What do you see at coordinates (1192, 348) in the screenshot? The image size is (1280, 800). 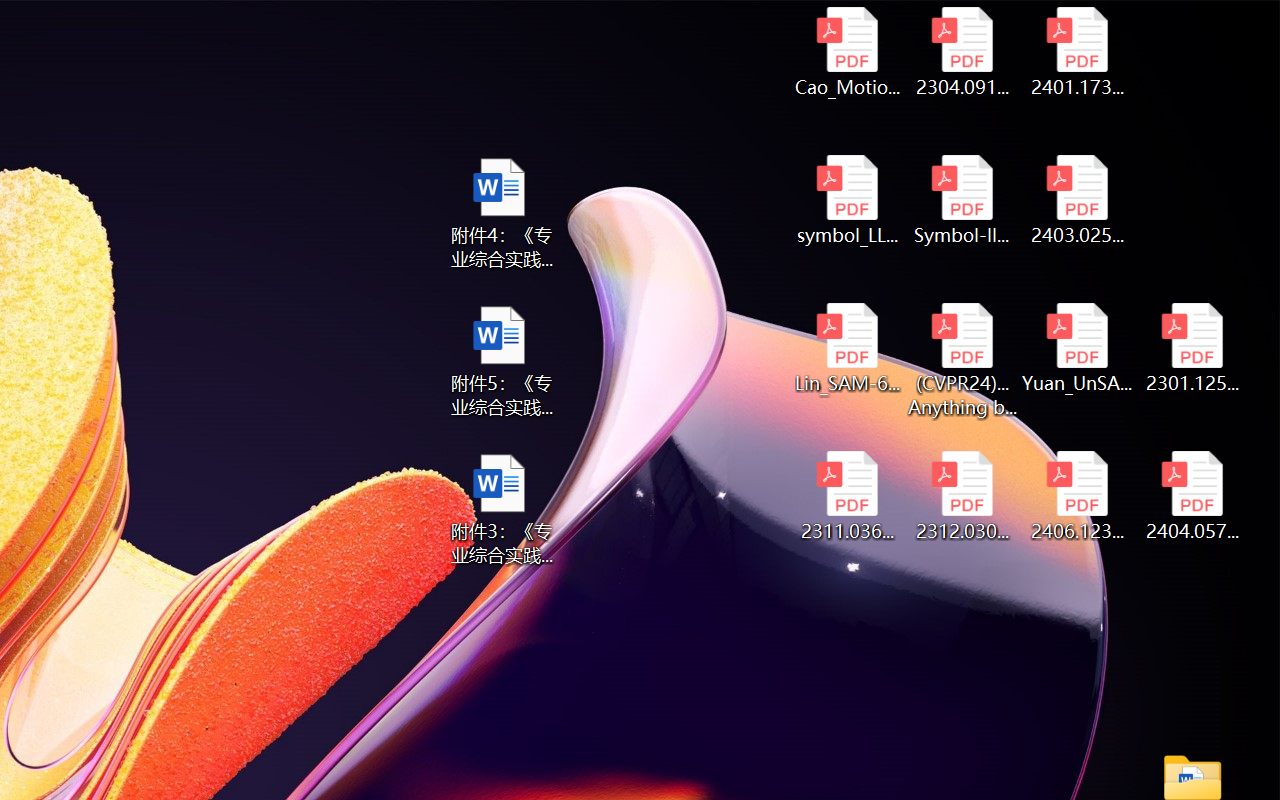 I see `'2301.12597v3.pdf'` at bounding box center [1192, 348].